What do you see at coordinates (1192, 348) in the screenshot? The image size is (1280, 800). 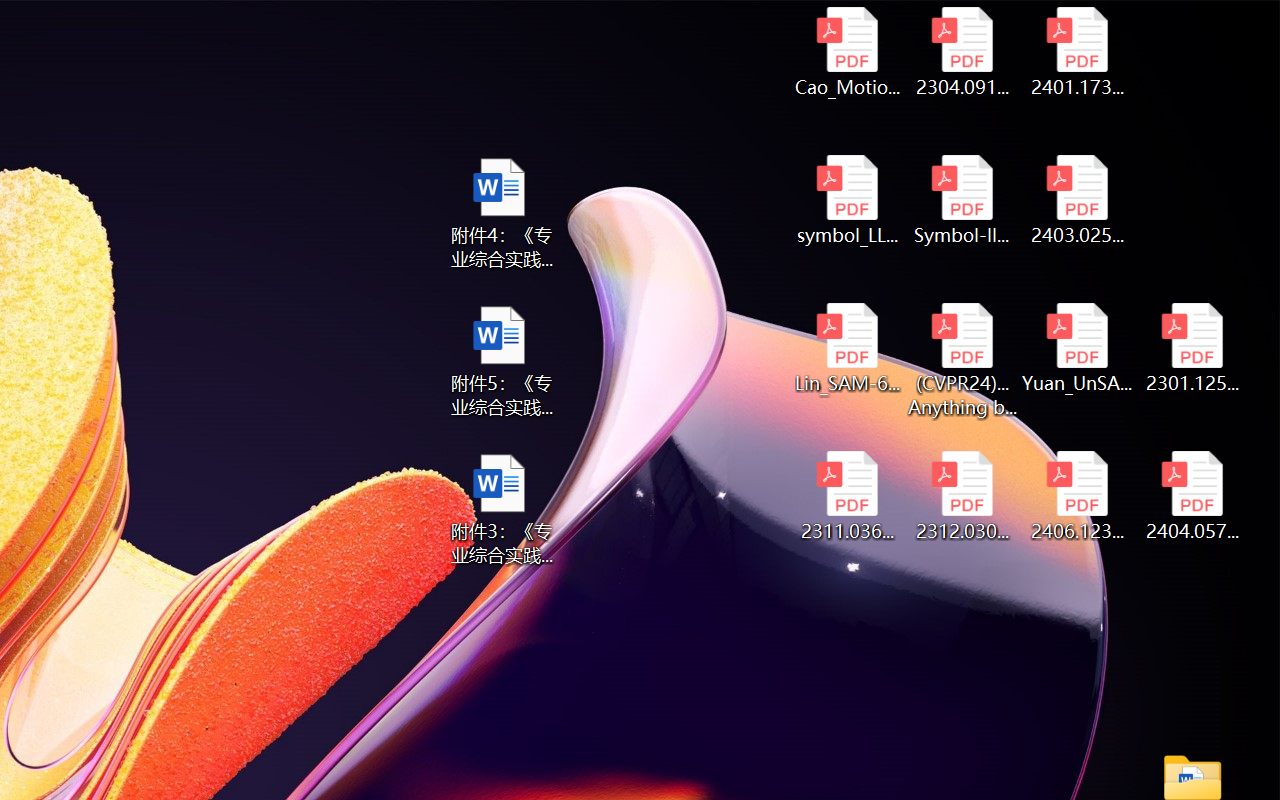 I see `'2301.12597v3.pdf'` at bounding box center [1192, 348].